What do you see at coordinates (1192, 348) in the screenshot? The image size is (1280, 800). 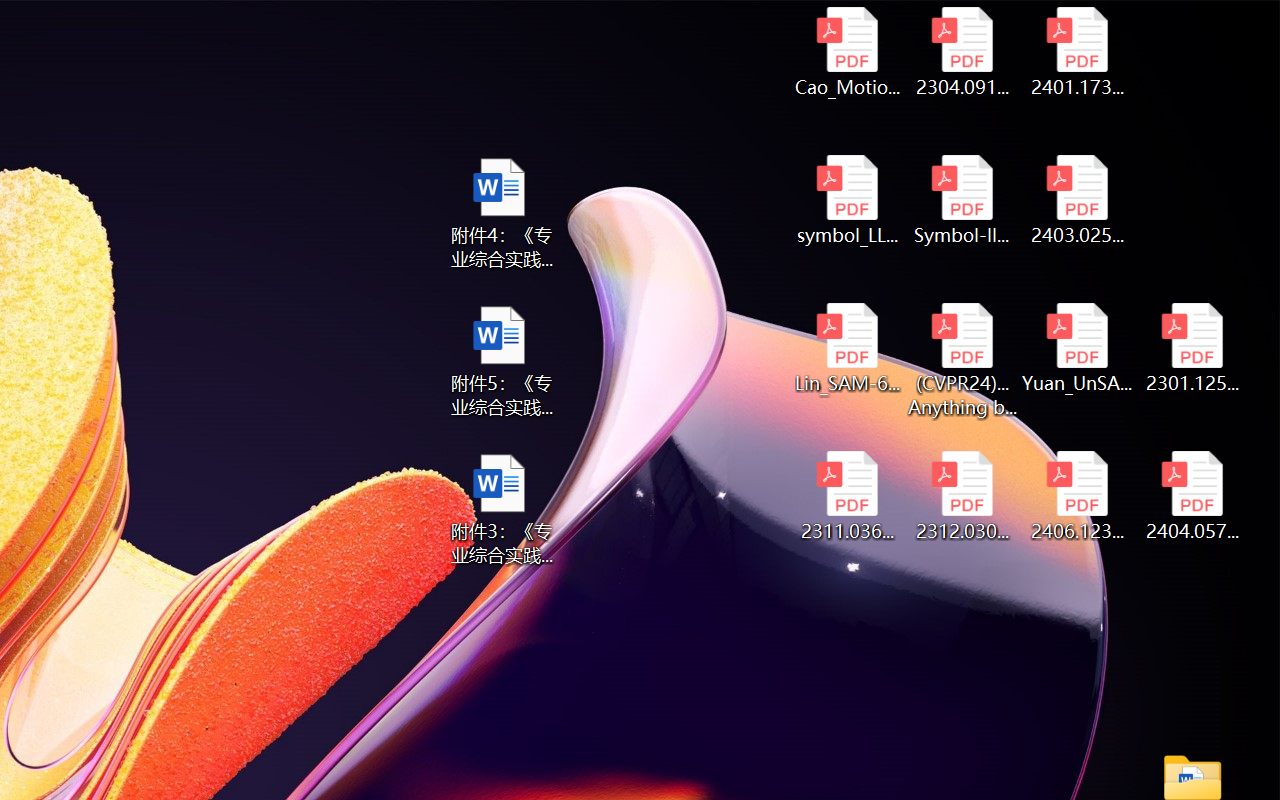 I see `'2301.12597v3.pdf'` at bounding box center [1192, 348].